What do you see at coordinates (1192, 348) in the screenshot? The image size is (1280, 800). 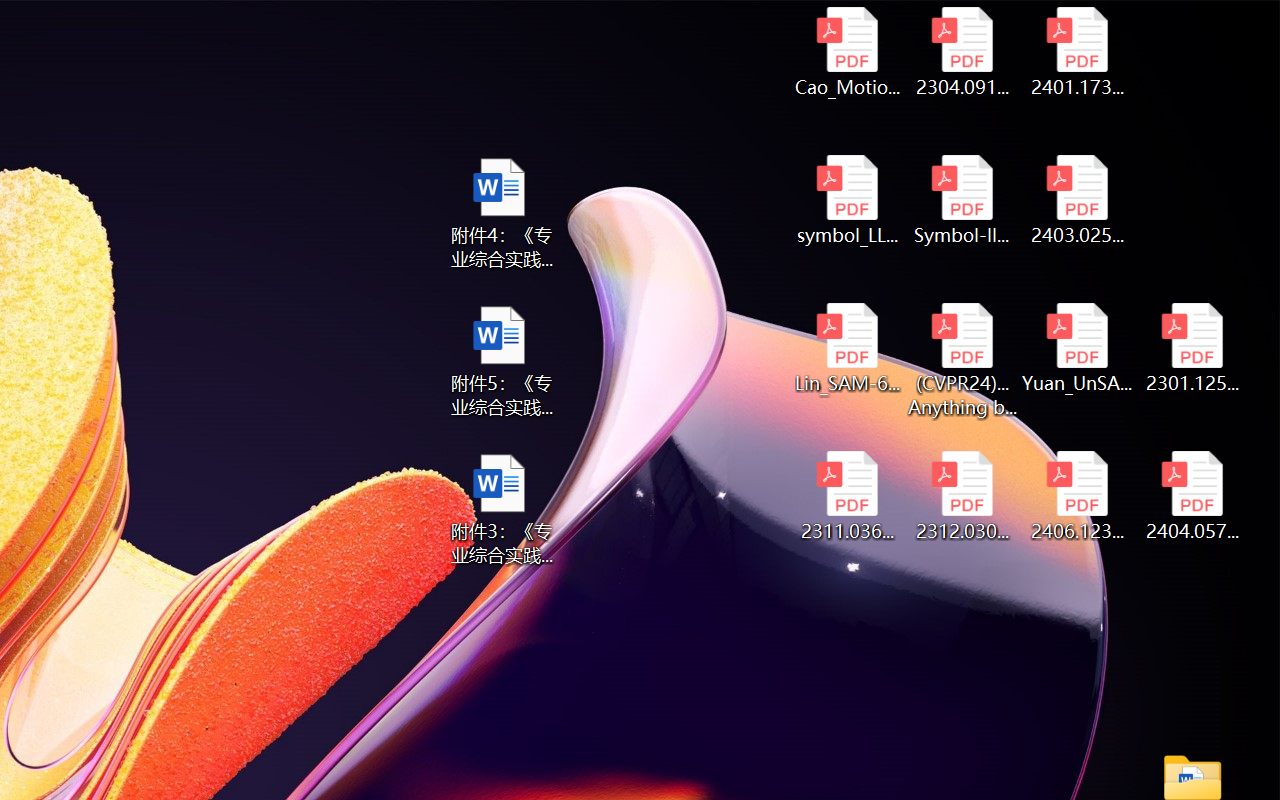 I see `'2301.12597v3.pdf'` at bounding box center [1192, 348].